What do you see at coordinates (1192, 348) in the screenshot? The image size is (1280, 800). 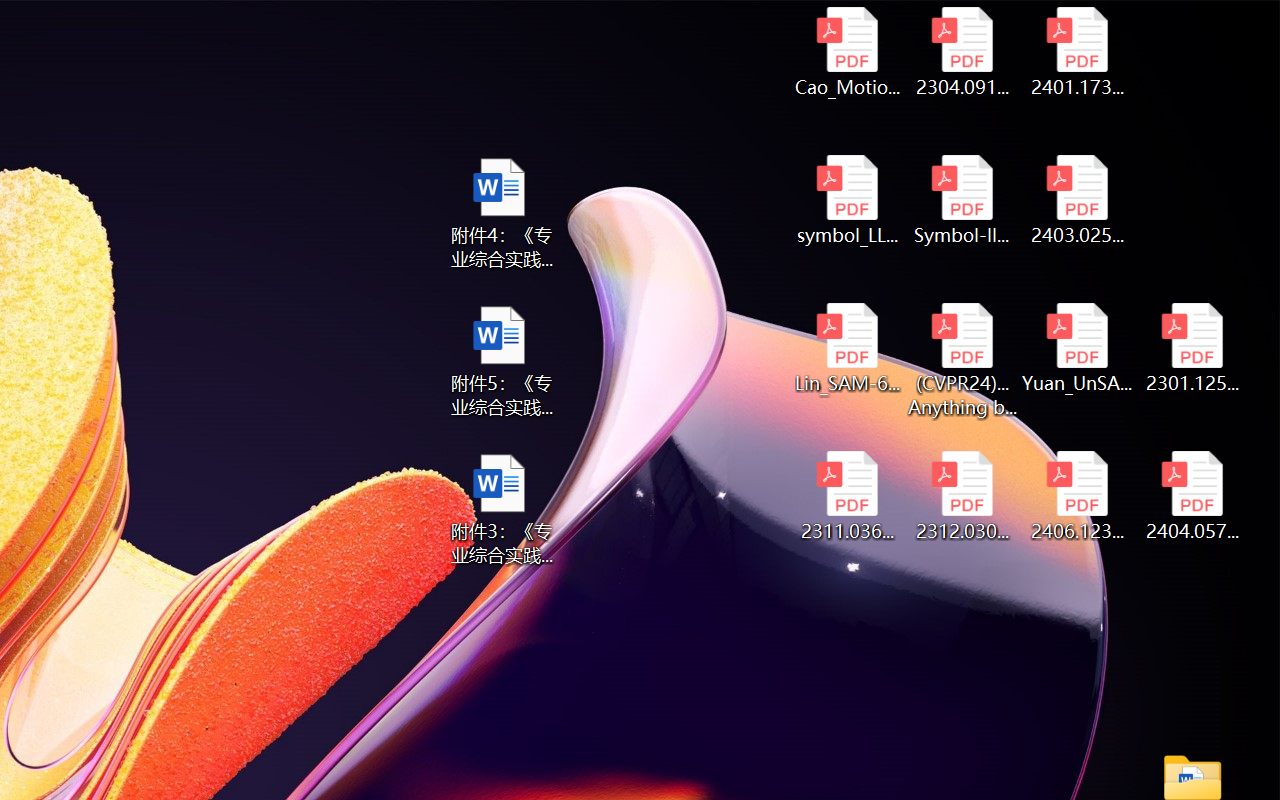 I see `'2301.12597v3.pdf'` at bounding box center [1192, 348].